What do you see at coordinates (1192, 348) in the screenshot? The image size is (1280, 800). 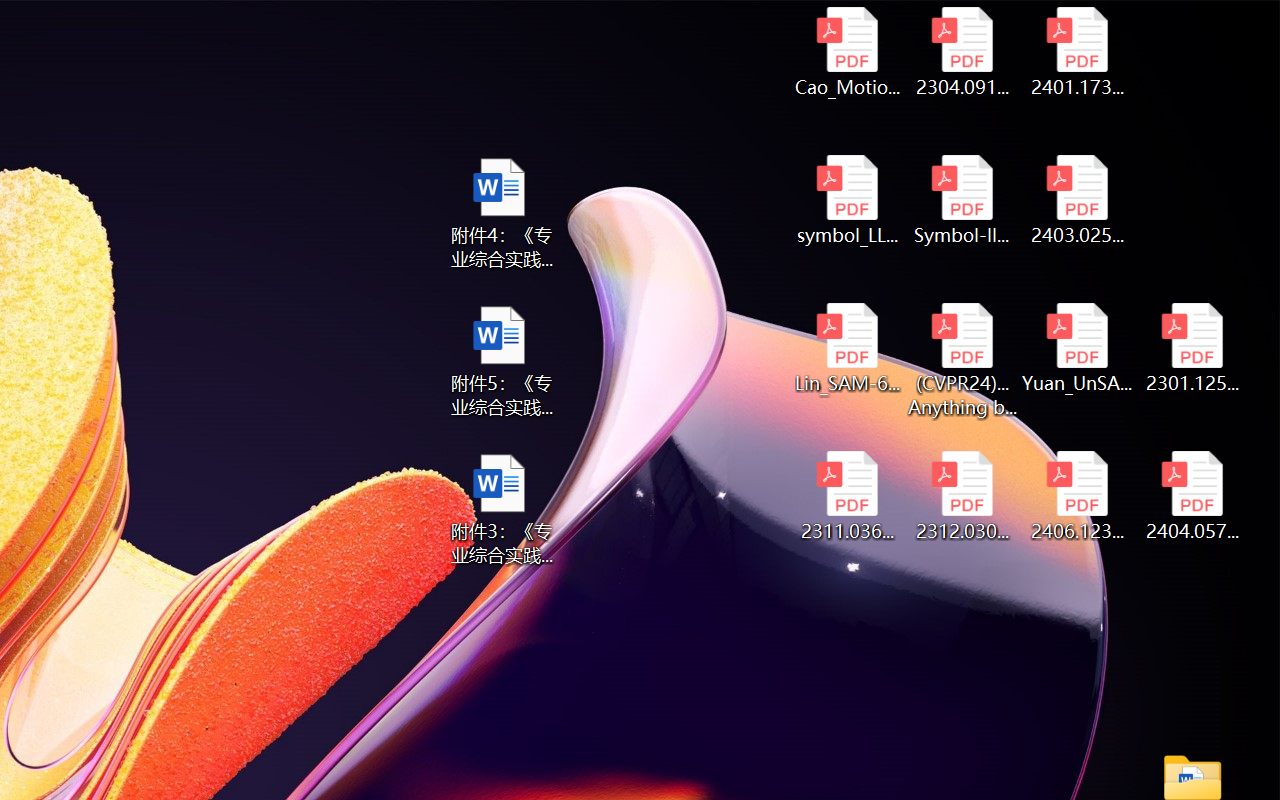 I see `'2301.12597v3.pdf'` at bounding box center [1192, 348].